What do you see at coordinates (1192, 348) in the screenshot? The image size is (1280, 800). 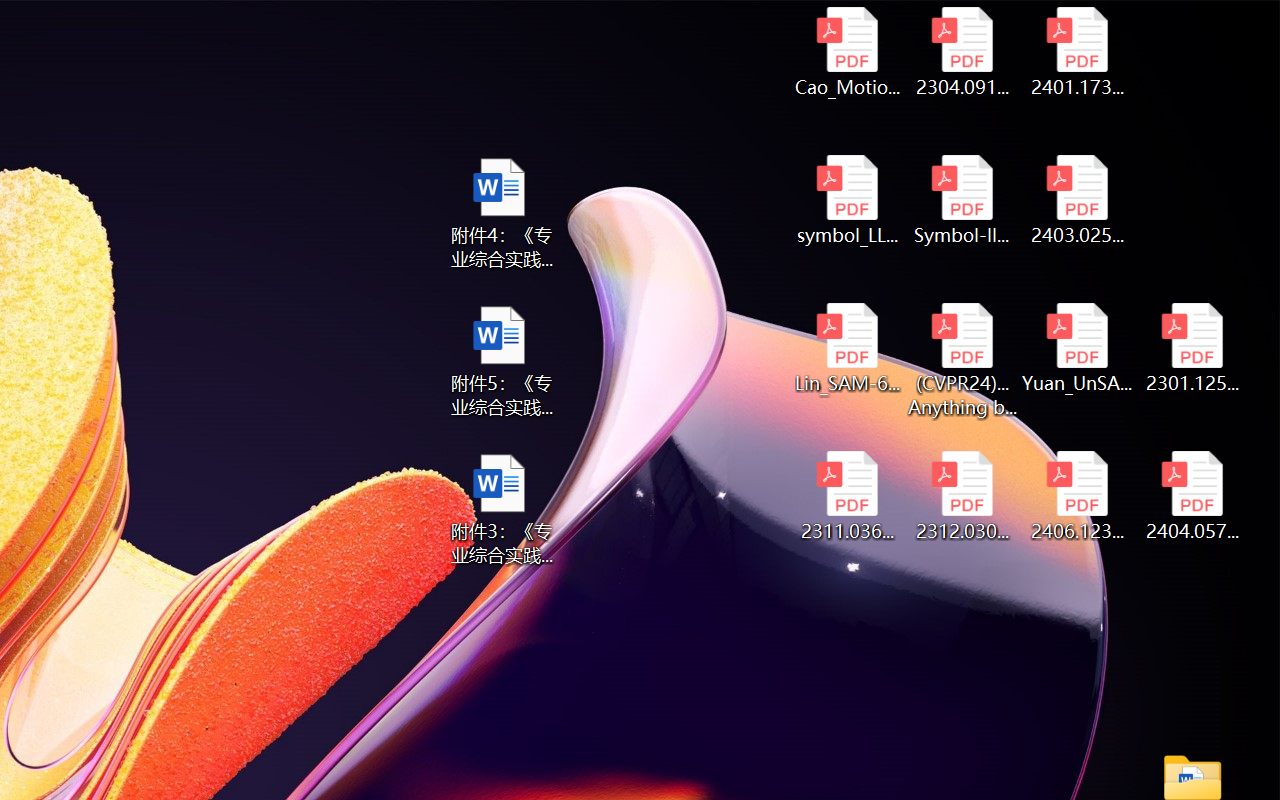 I see `'2301.12597v3.pdf'` at bounding box center [1192, 348].